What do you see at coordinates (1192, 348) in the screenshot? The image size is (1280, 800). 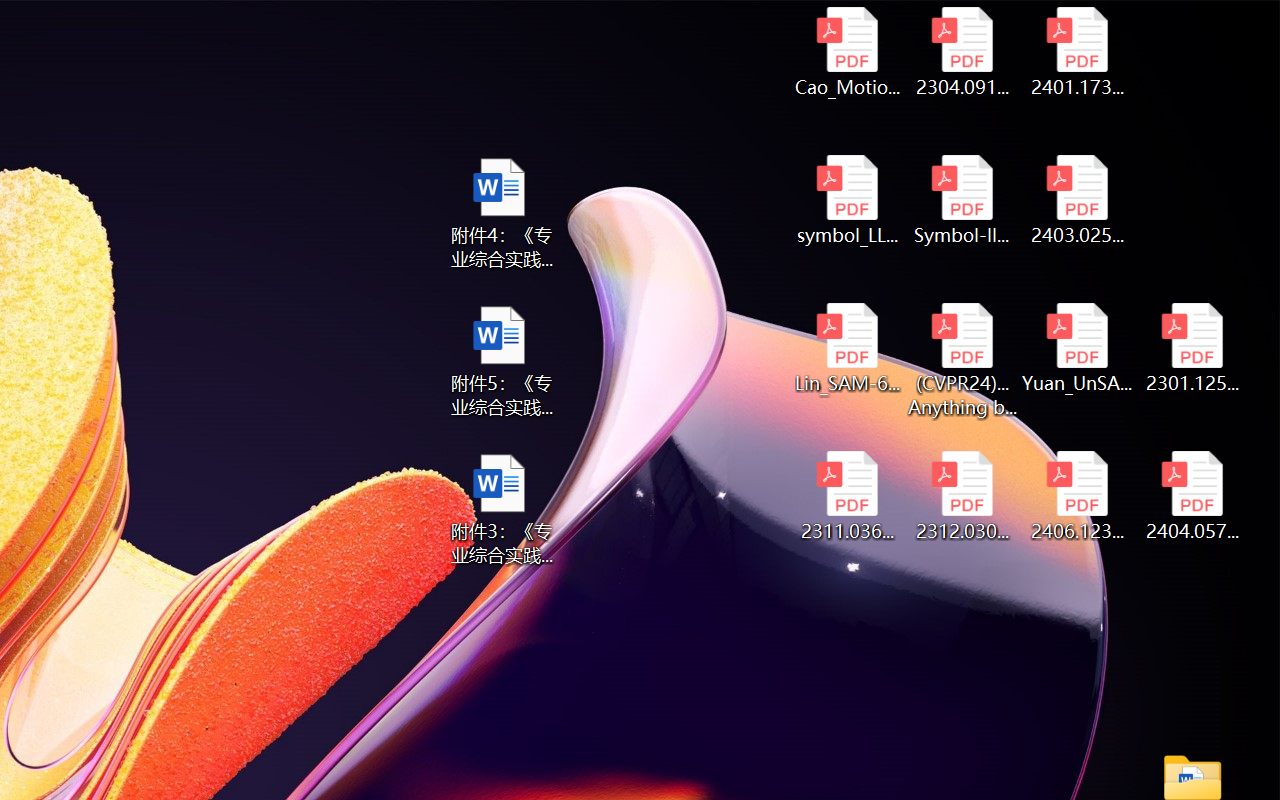 I see `'2301.12597v3.pdf'` at bounding box center [1192, 348].